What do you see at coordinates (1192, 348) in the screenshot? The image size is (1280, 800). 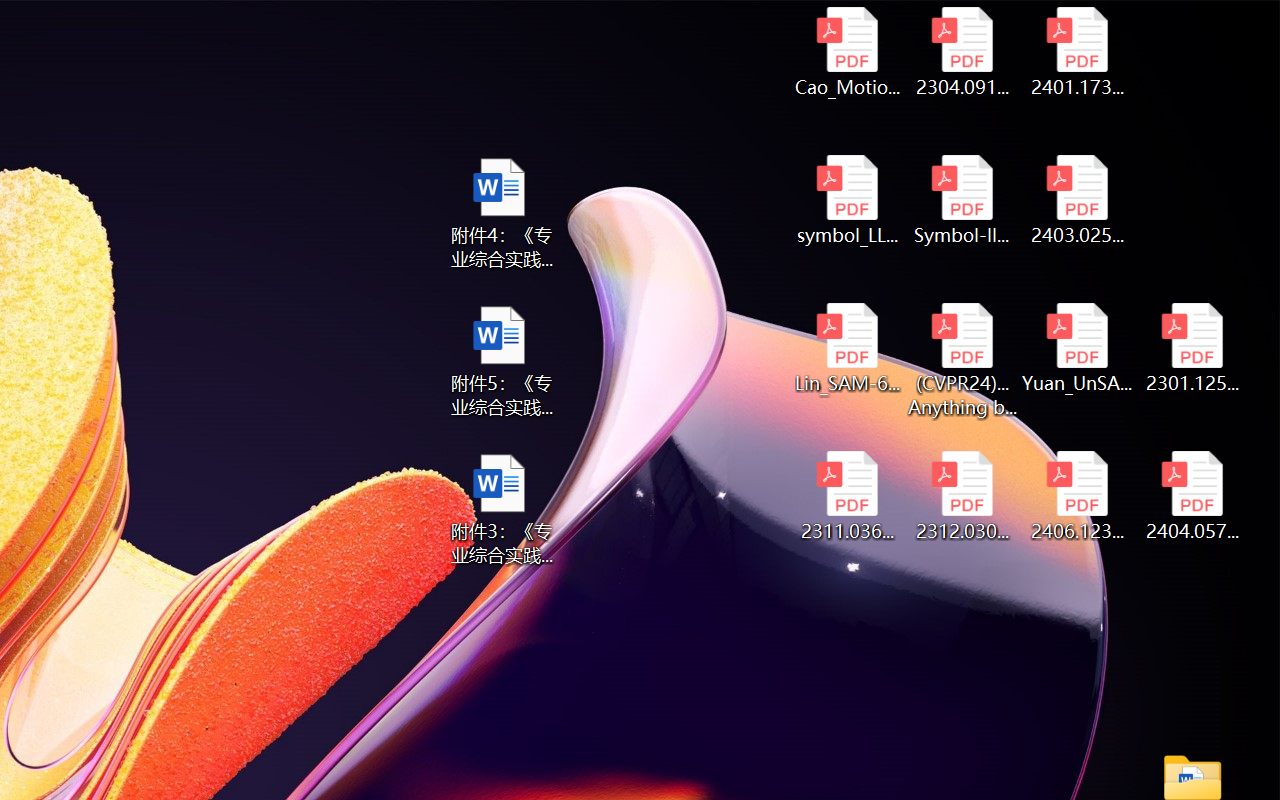 I see `'2301.12597v3.pdf'` at bounding box center [1192, 348].